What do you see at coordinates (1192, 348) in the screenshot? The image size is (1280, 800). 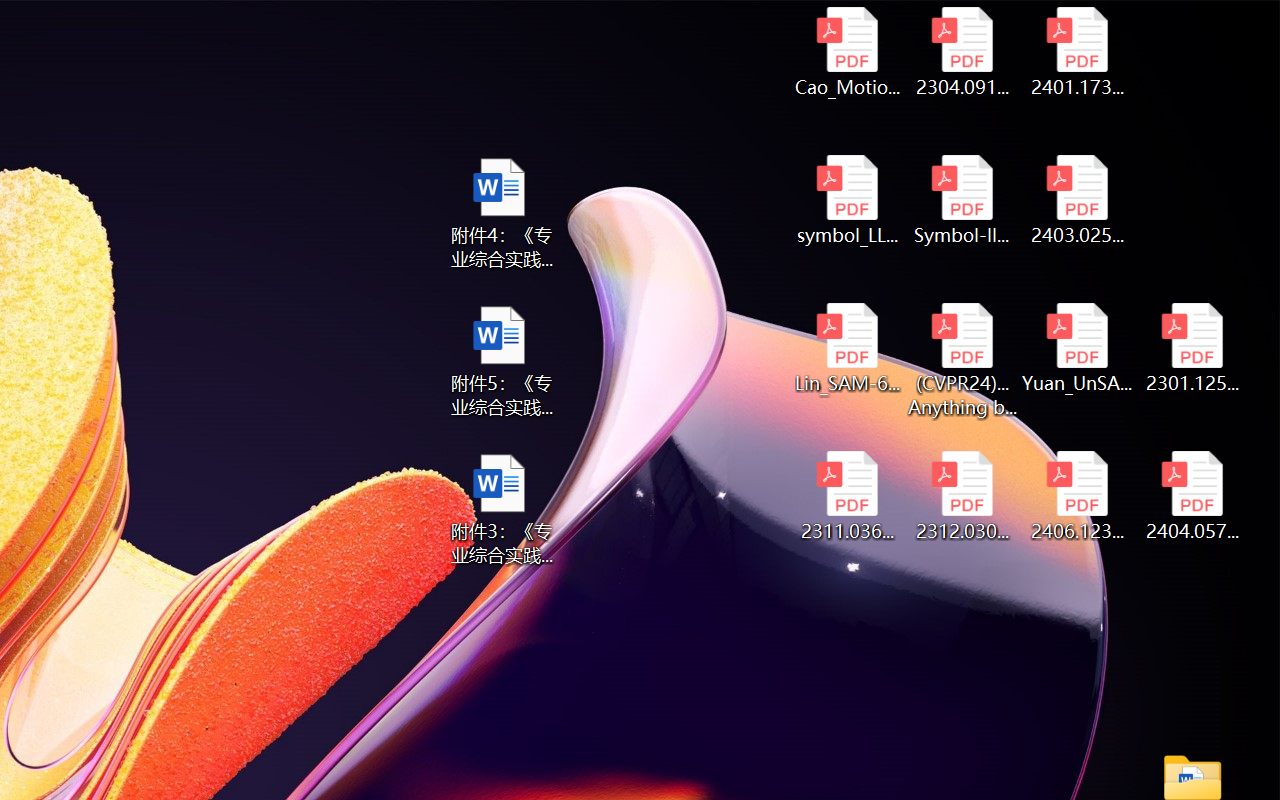 I see `'2301.12597v3.pdf'` at bounding box center [1192, 348].